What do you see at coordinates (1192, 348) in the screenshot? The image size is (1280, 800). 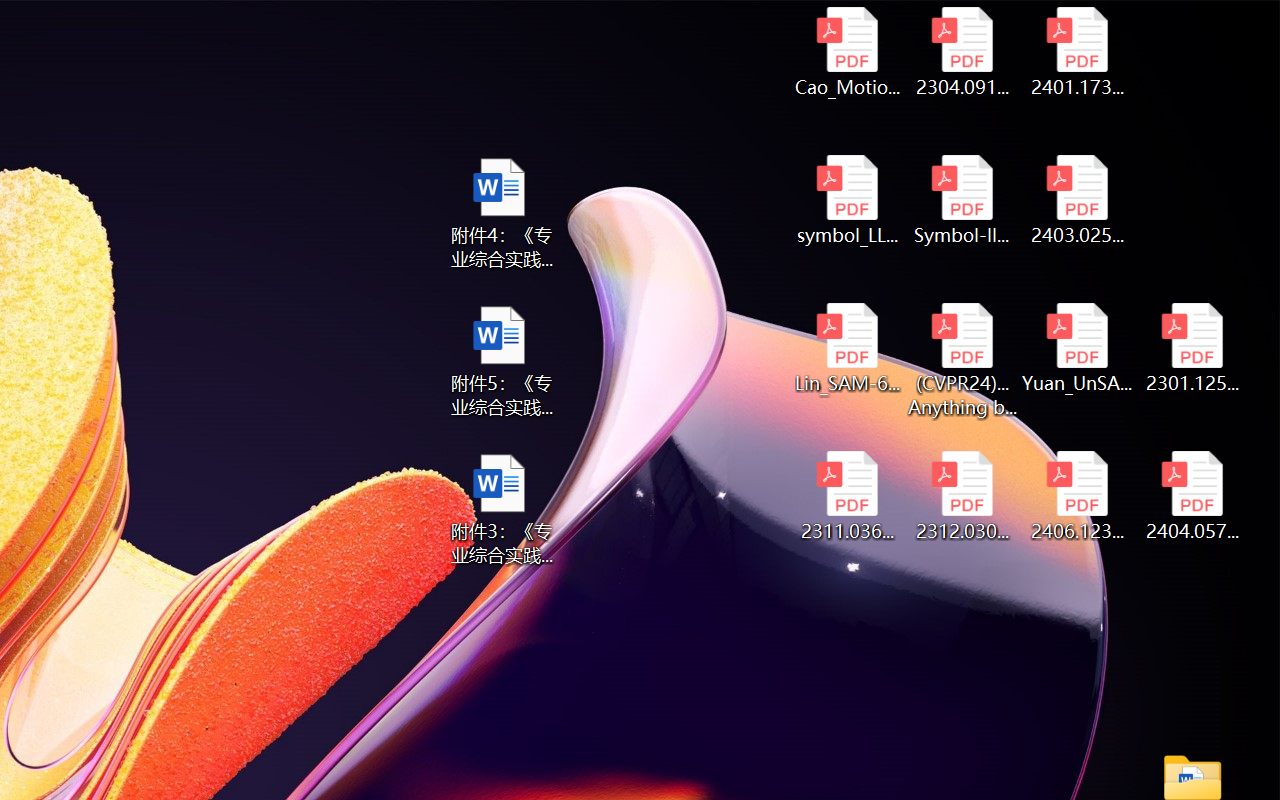 I see `'2301.12597v3.pdf'` at bounding box center [1192, 348].